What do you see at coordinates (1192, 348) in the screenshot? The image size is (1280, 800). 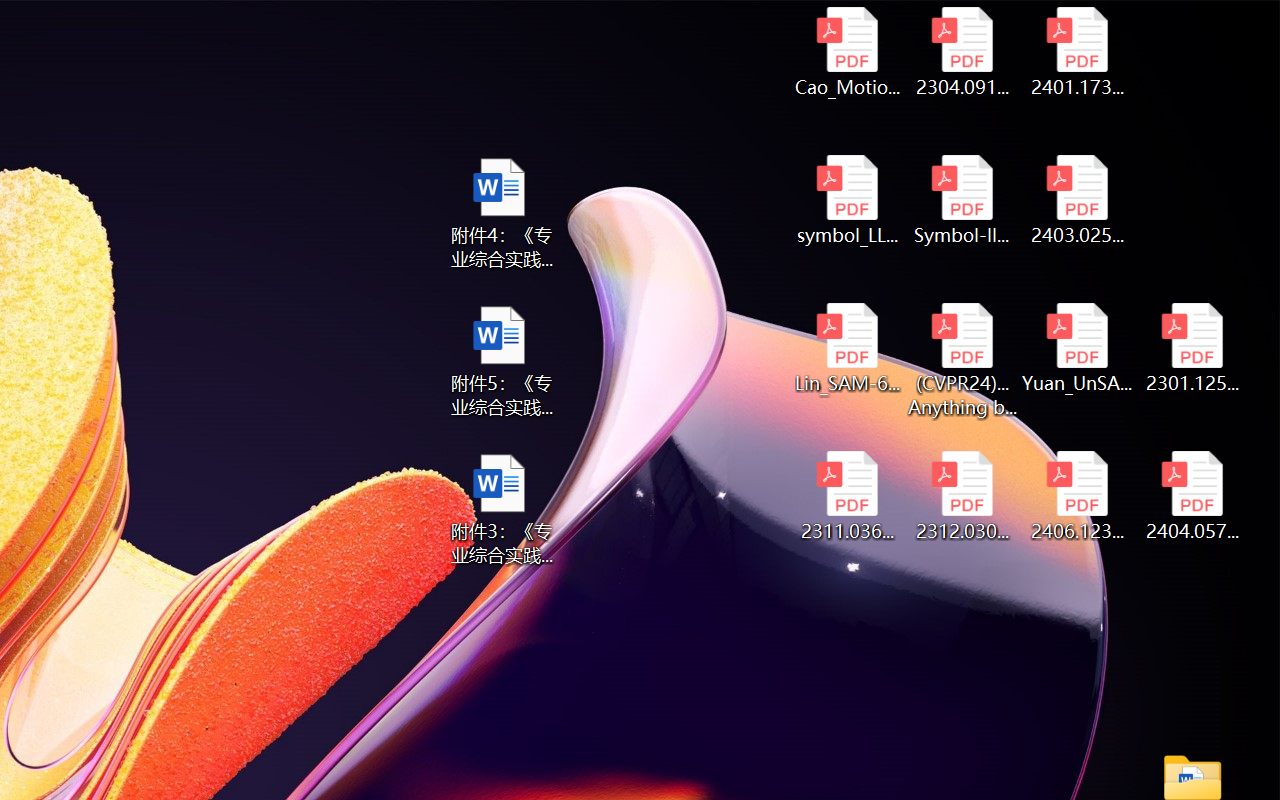 I see `'2301.12597v3.pdf'` at bounding box center [1192, 348].